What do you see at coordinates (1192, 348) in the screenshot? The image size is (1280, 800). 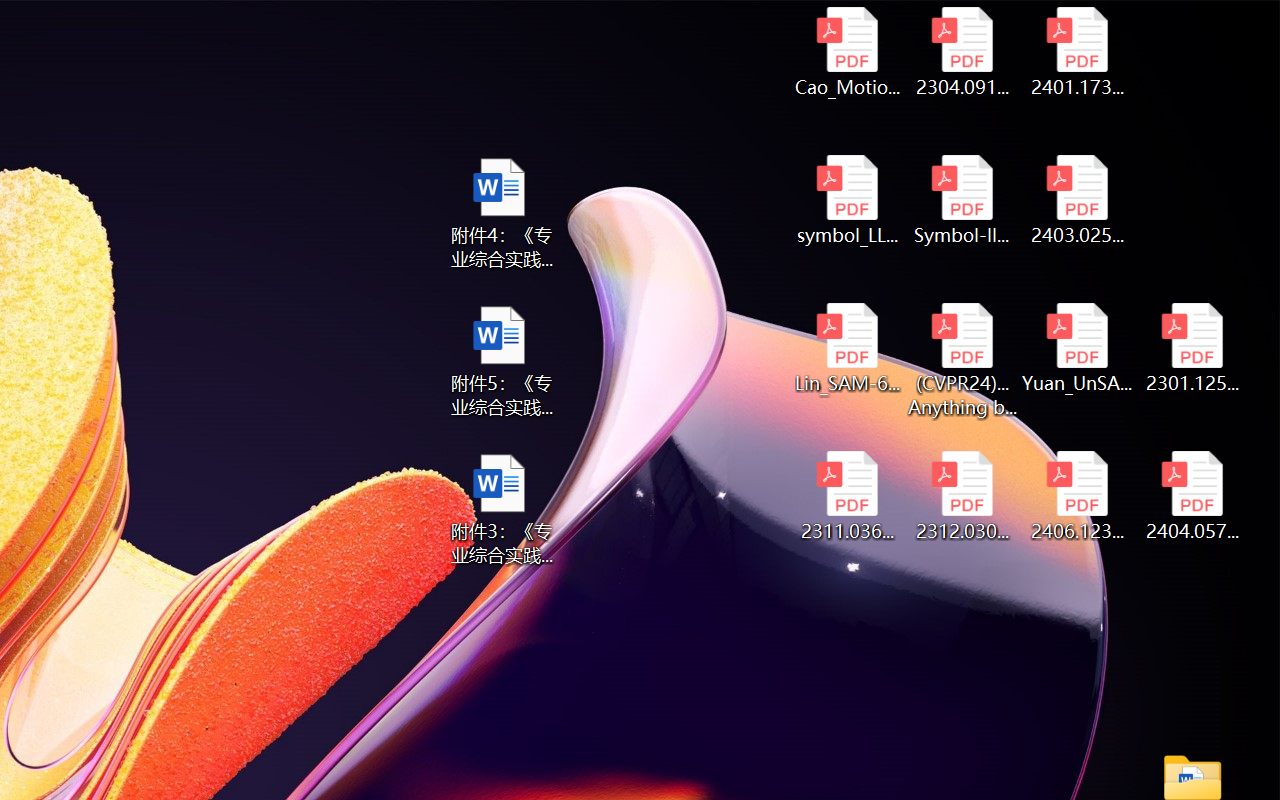 I see `'2301.12597v3.pdf'` at bounding box center [1192, 348].